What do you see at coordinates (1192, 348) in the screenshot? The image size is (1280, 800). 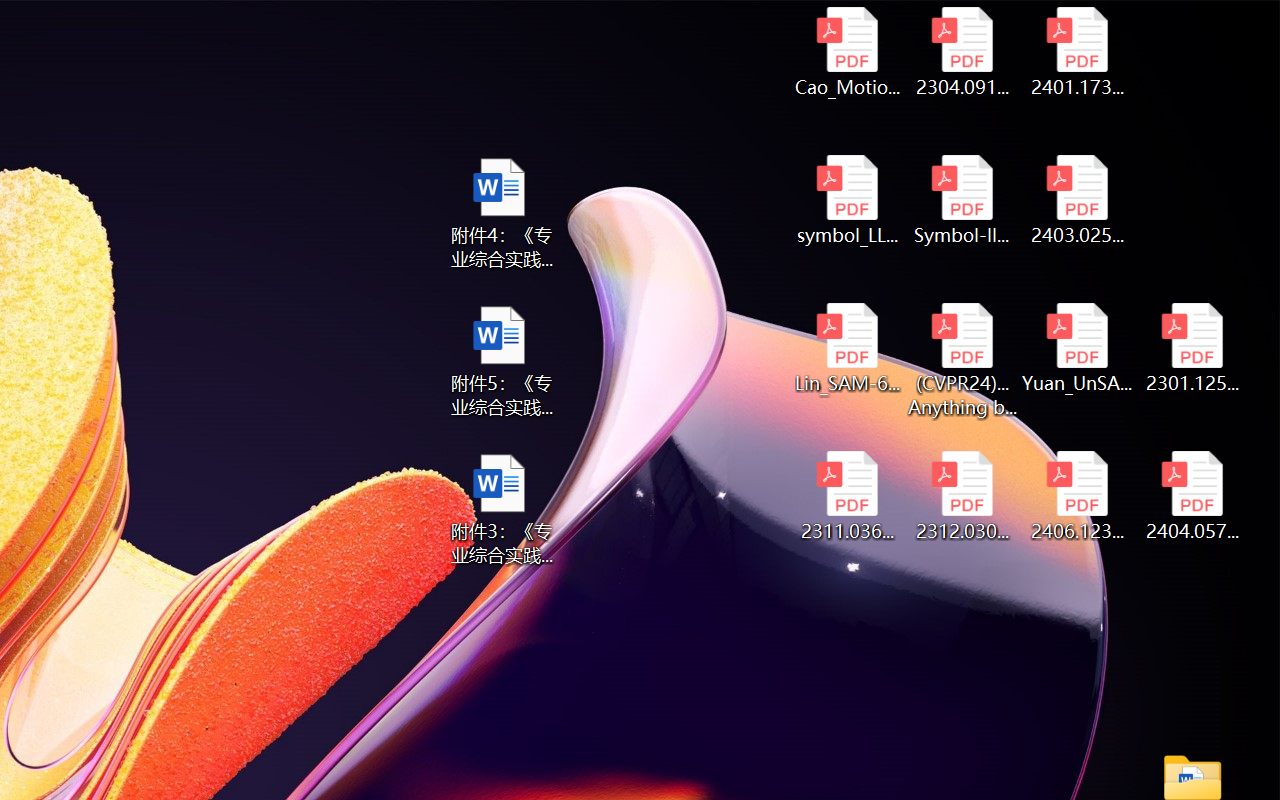 I see `'2301.12597v3.pdf'` at bounding box center [1192, 348].